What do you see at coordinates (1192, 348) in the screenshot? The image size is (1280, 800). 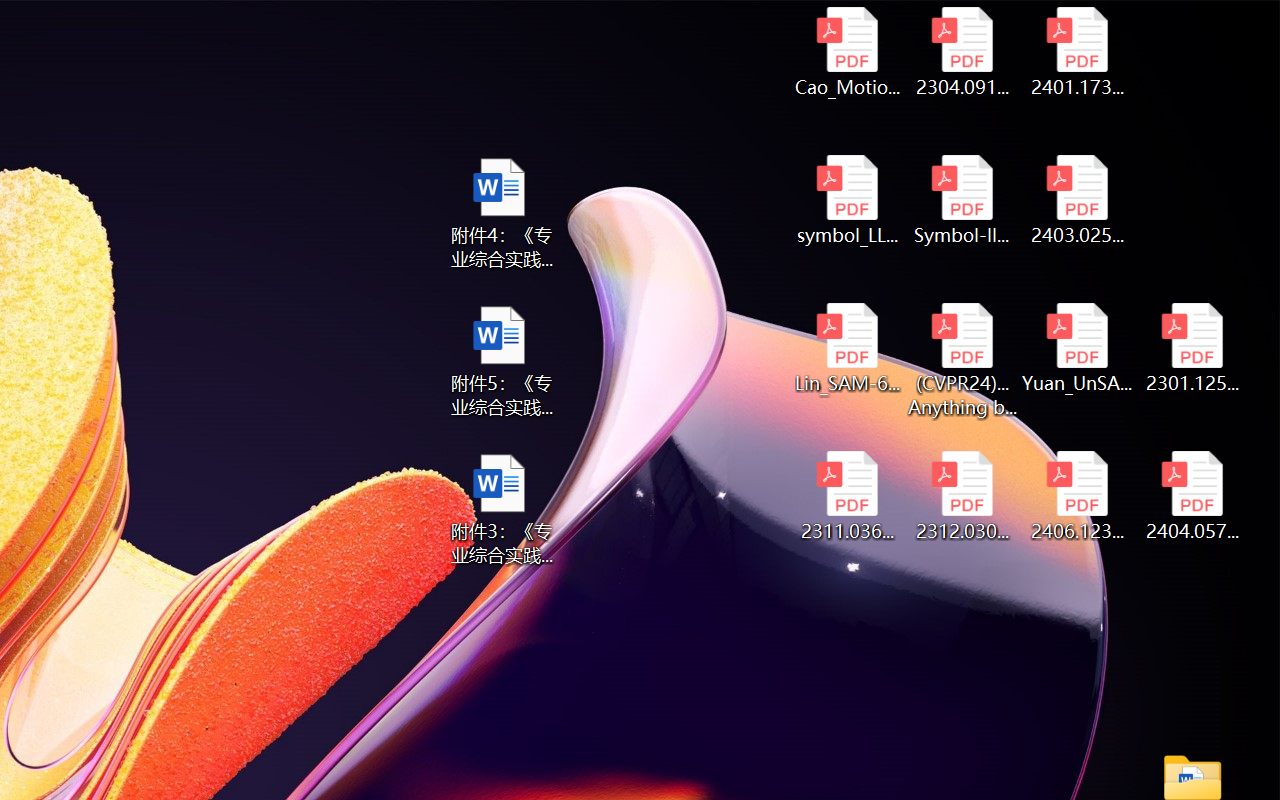 I see `'2301.12597v3.pdf'` at bounding box center [1192, 348].